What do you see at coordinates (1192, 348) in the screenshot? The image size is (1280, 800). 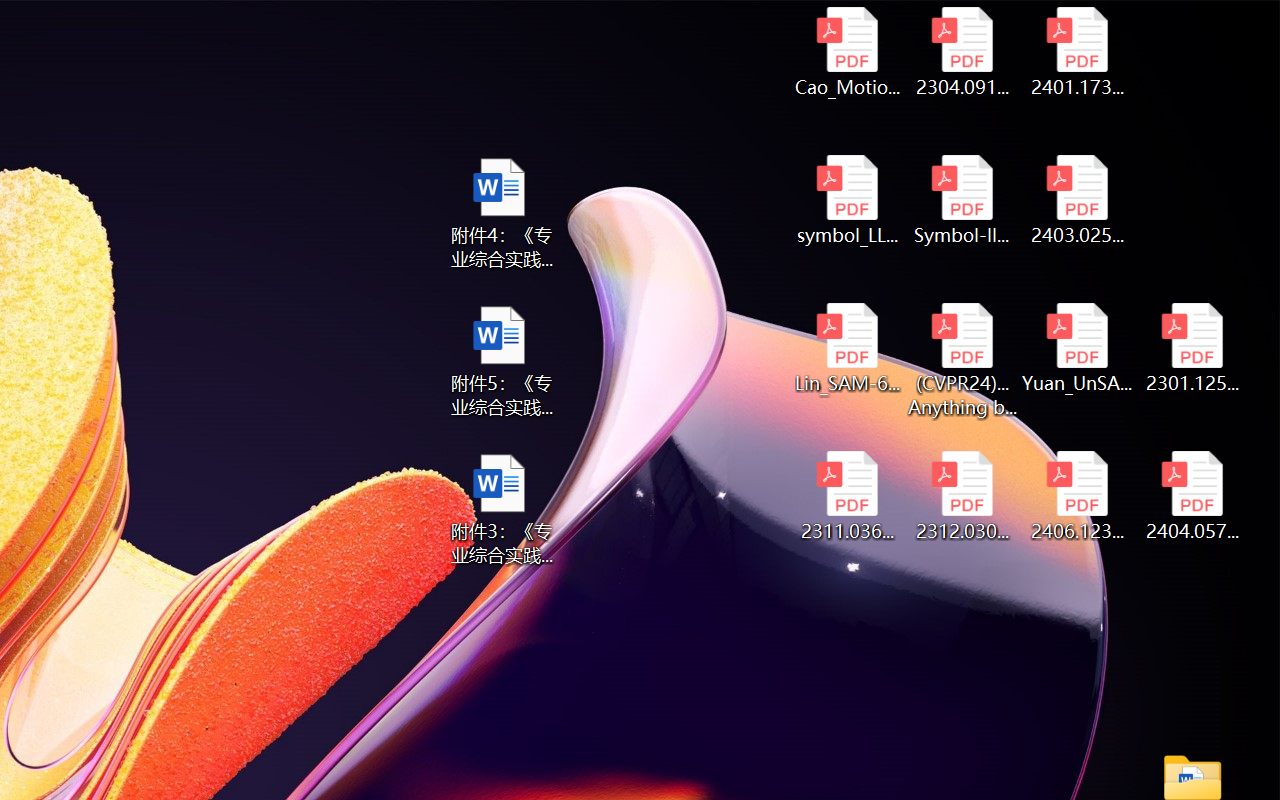 I see `'2301.12597v3.pdf'` at bounding box center [1192, 348].